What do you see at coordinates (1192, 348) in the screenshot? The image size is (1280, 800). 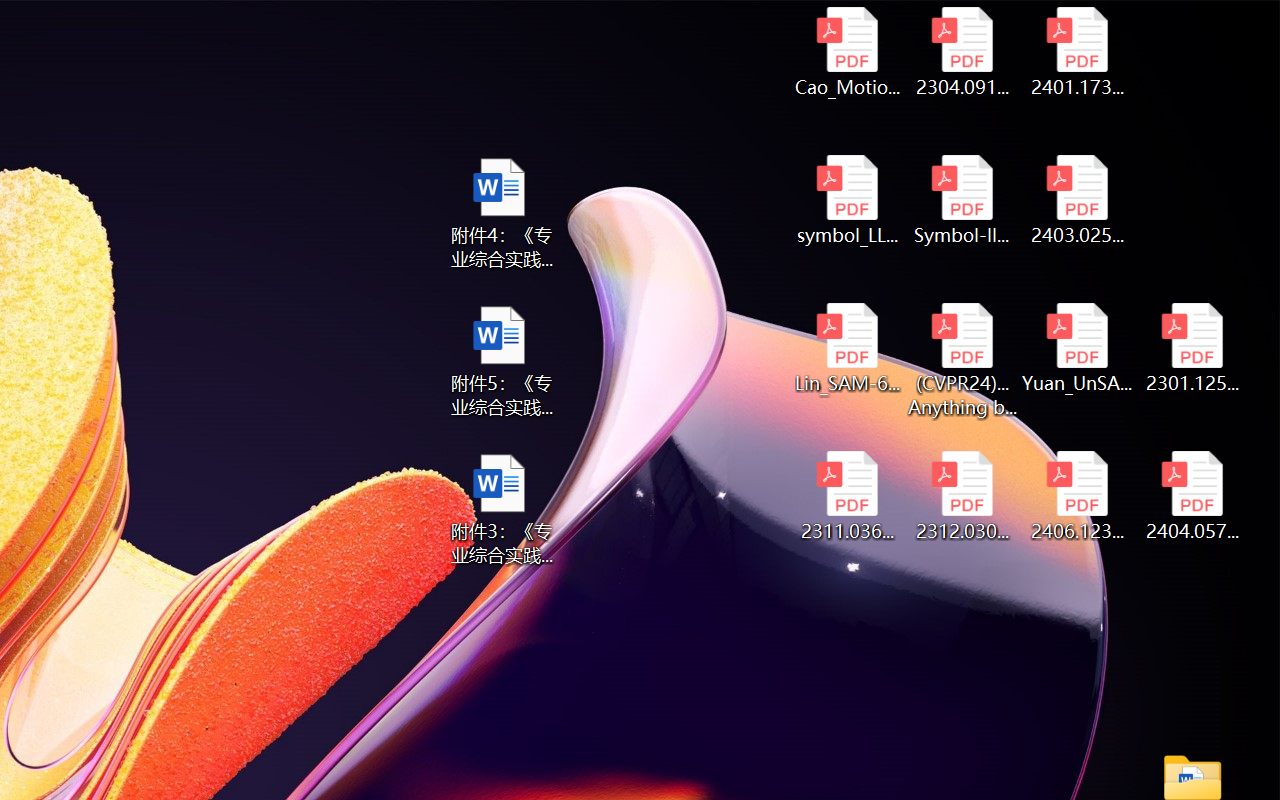 I see `'2301.12597v3.pdf'` at bounding box center [1192, 348].